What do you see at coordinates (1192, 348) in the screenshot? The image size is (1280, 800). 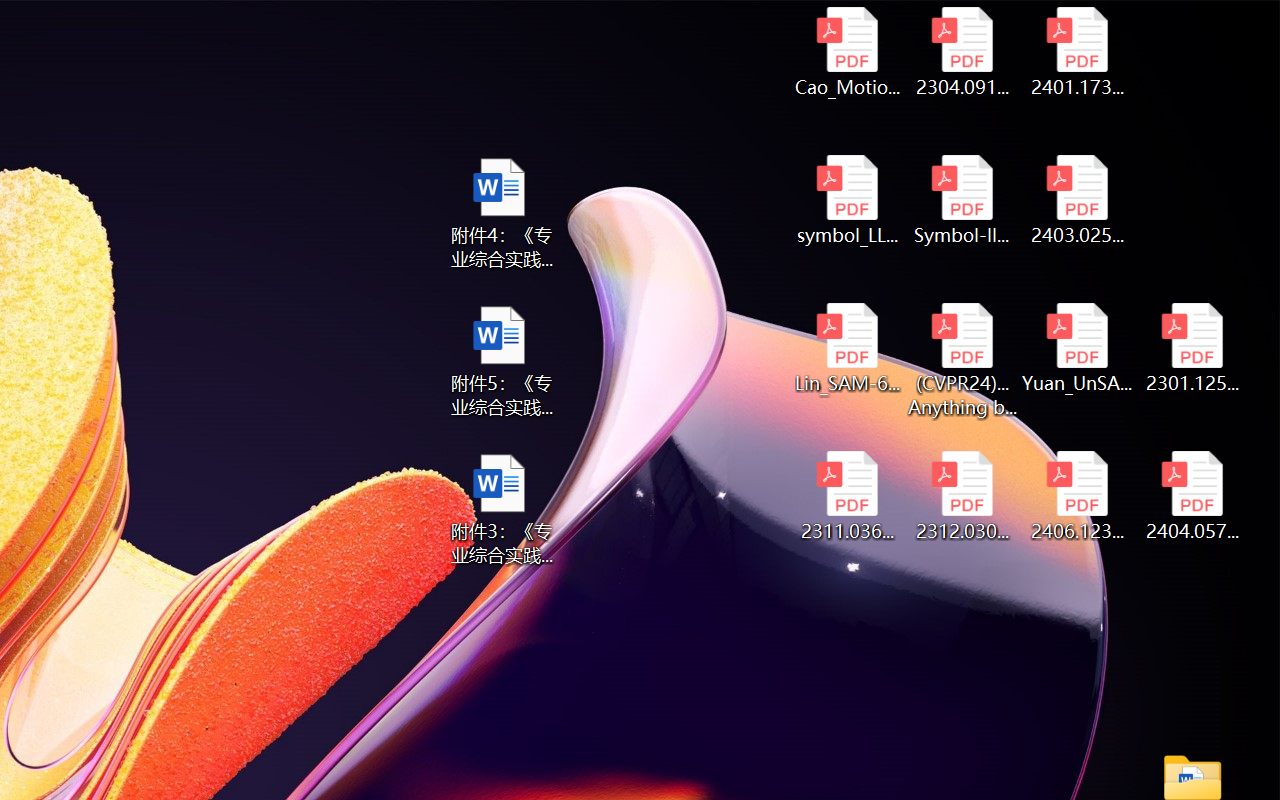 I see `'2301.12597v3.pdf'` at bounding box center [1192, 348].